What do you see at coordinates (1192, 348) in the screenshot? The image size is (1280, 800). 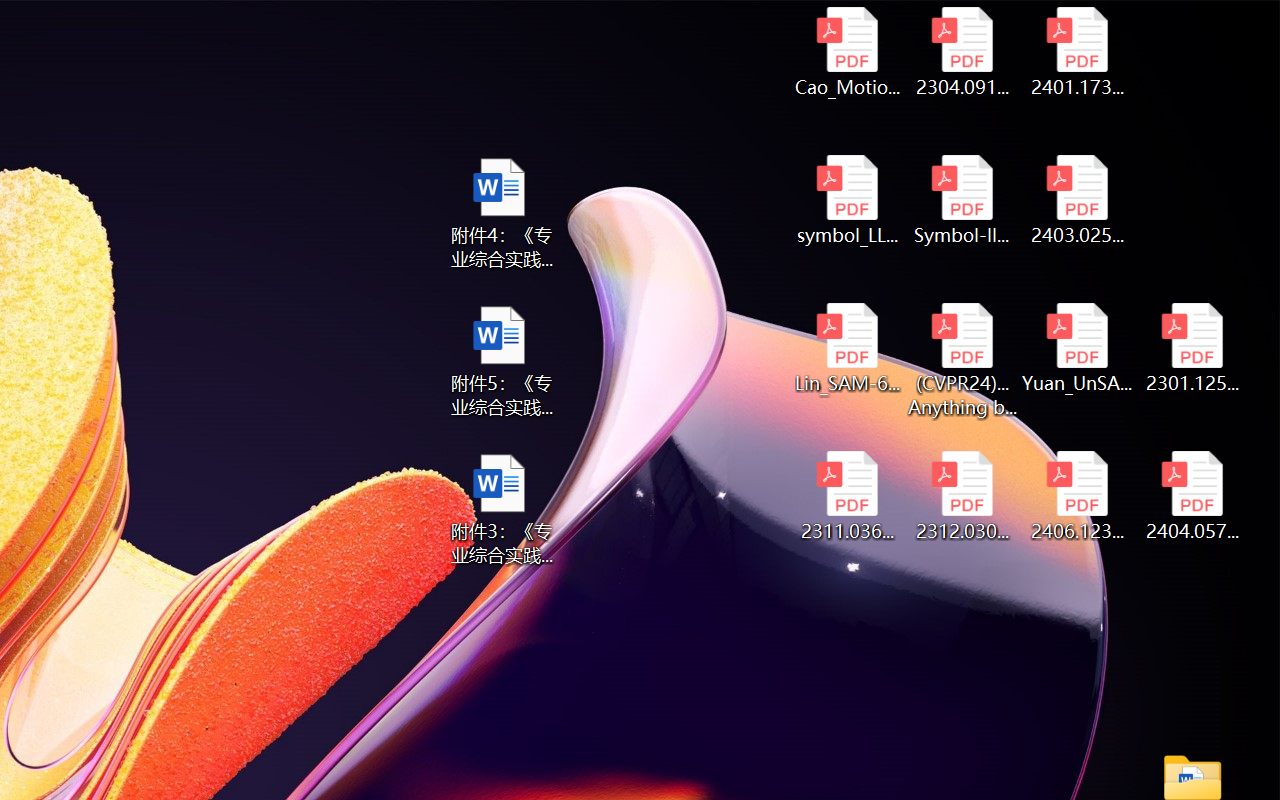 I see `'2301.12597v3.pdf'` at bounding box center [1192, 348].